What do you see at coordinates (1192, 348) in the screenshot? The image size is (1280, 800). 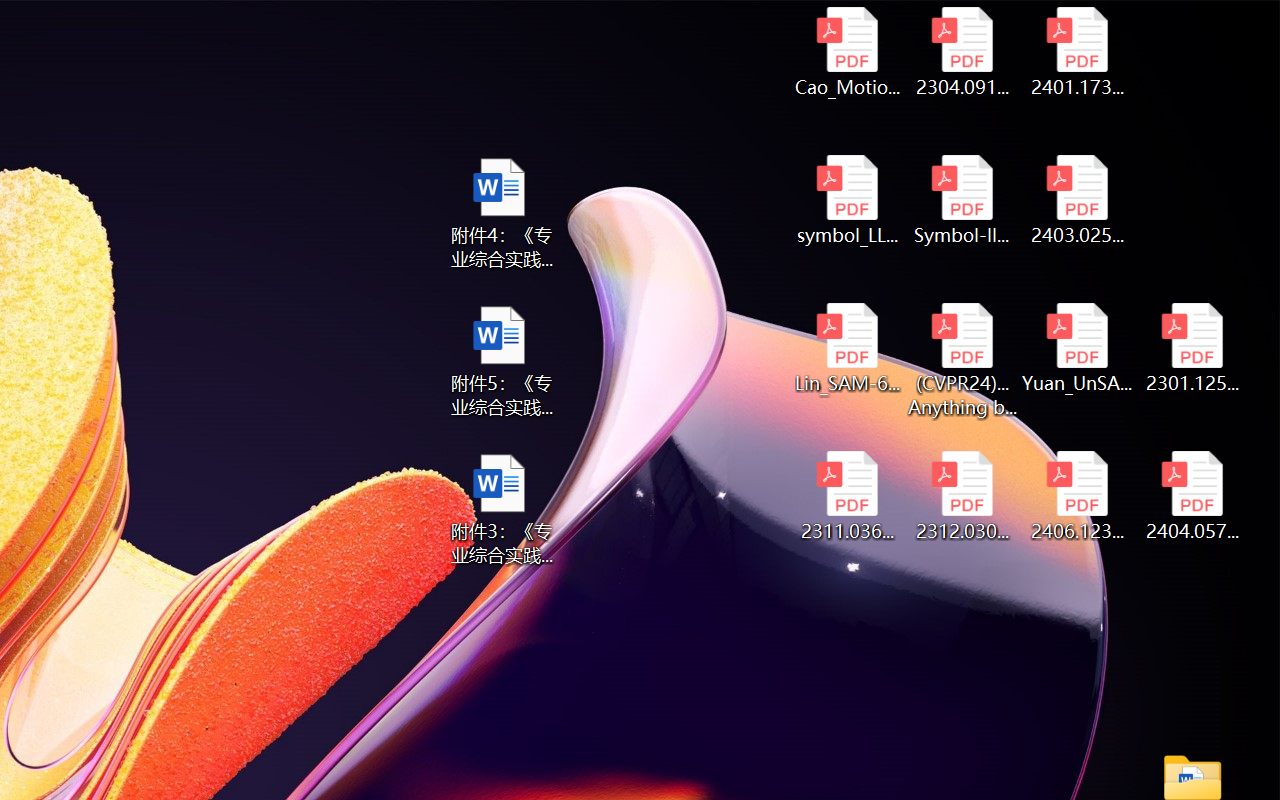 I see `'2301.12597v3.pdf'` at bounding box center [1192, 348].